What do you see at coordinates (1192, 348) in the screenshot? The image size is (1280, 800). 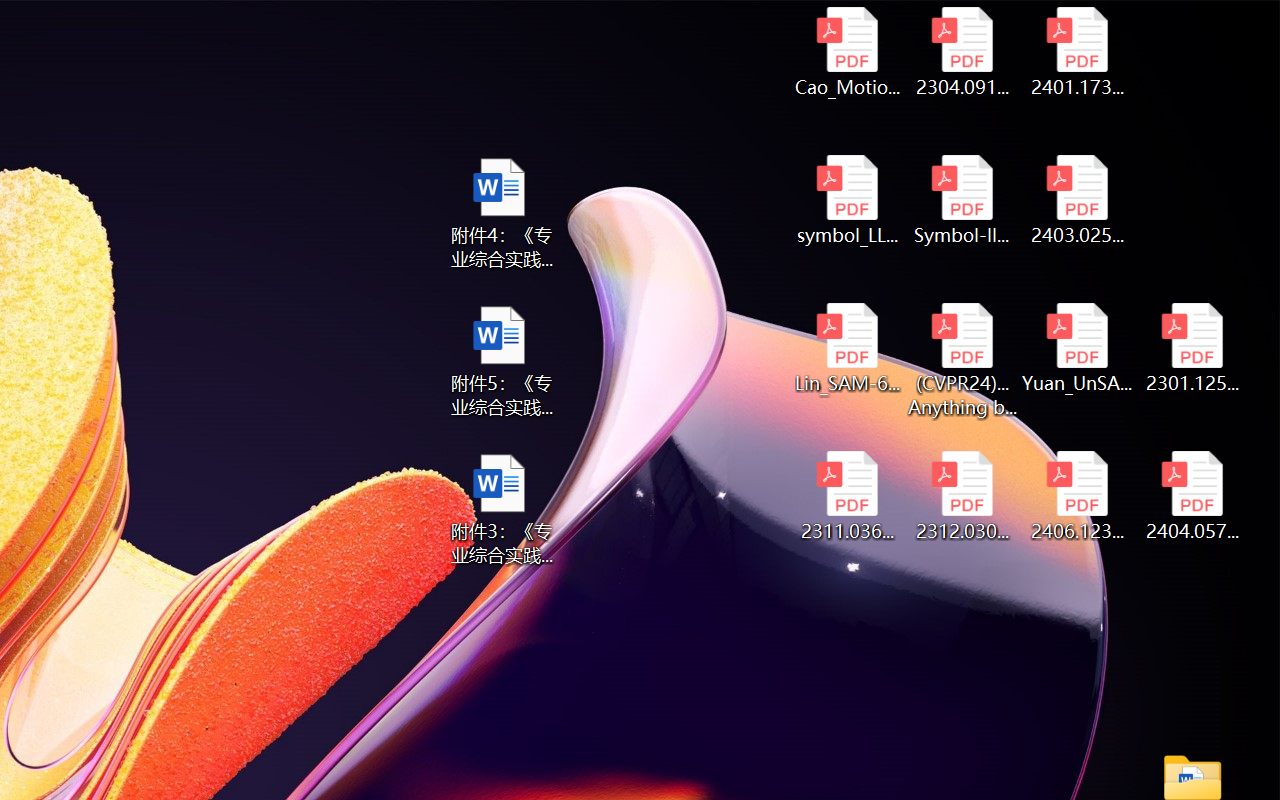 I see `'2301.12597v3.pdf'` at bounding box center [1192, 348].